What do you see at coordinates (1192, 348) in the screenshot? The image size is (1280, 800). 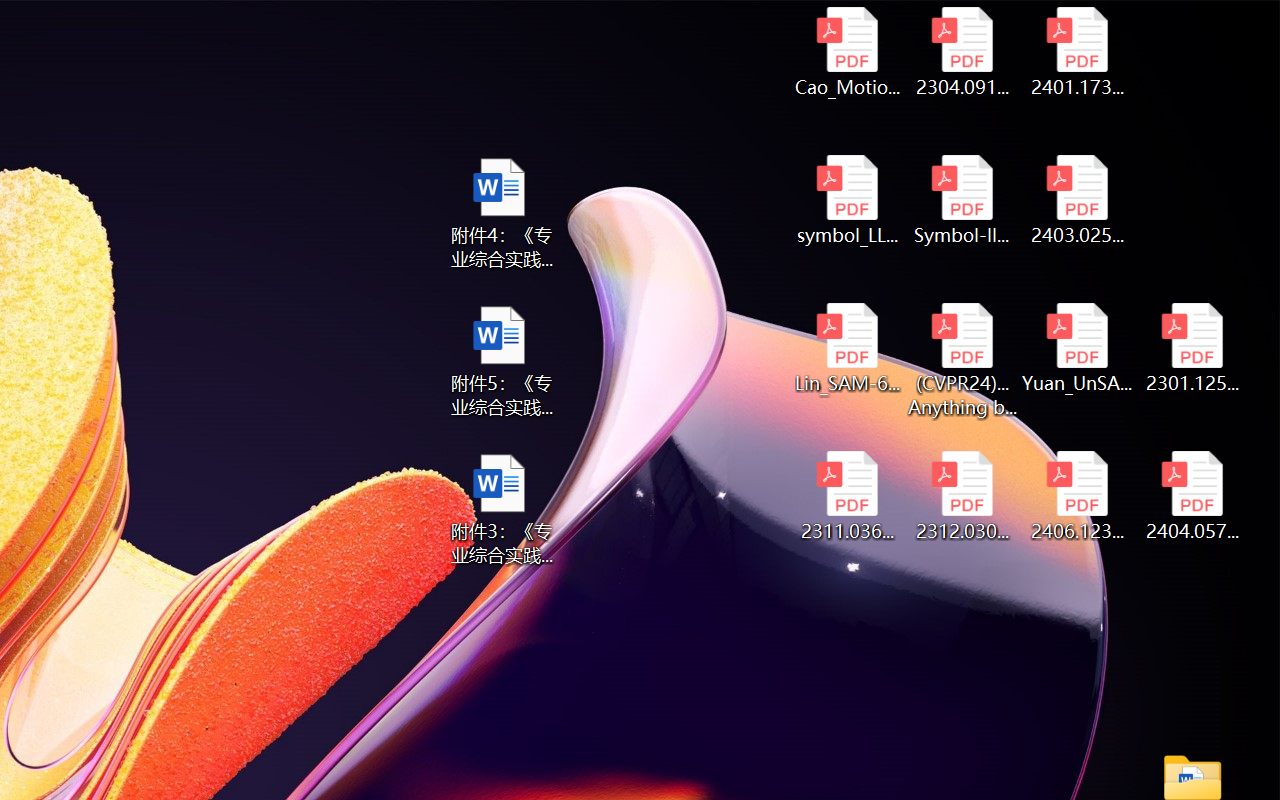 I see `'2301.12597v3.pdf'` at bounding box center [1192, 348].